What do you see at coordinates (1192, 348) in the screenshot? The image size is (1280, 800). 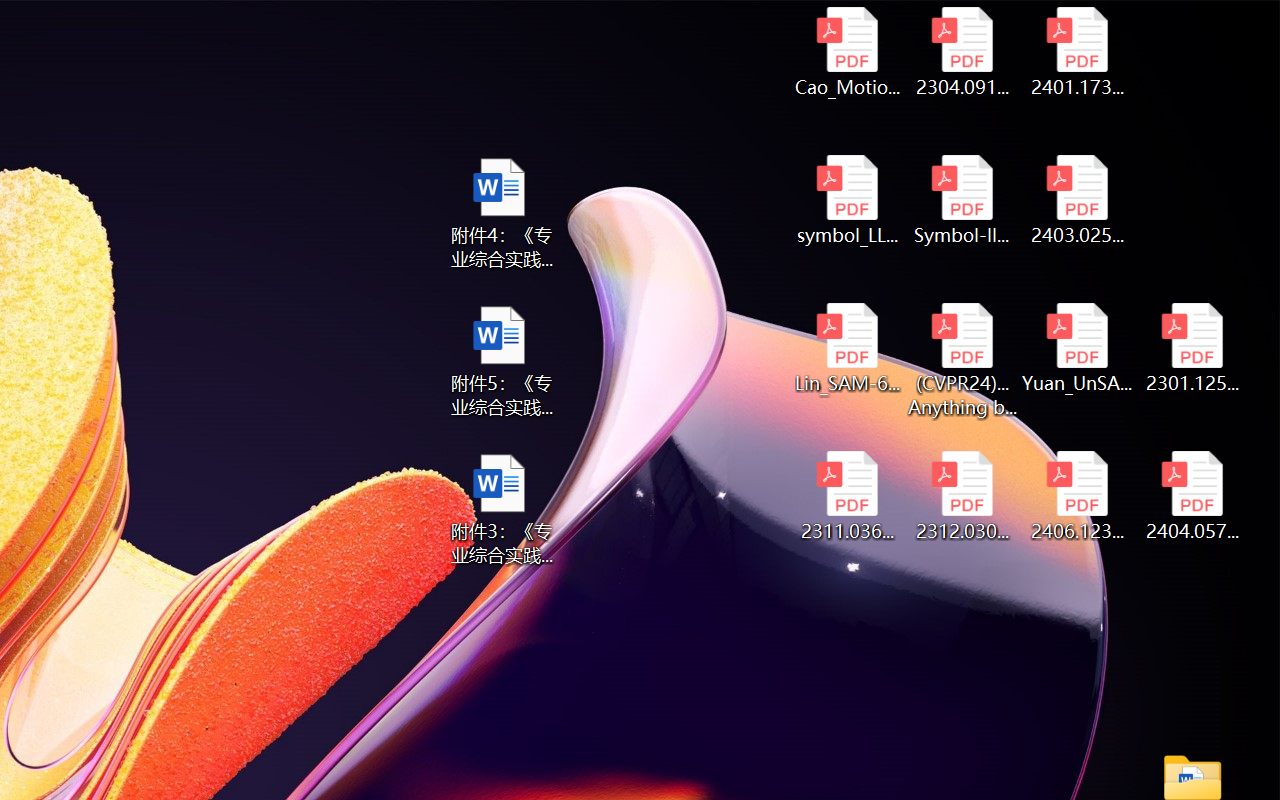 I see `'2301.12597v3.pdf'` at bounding box center [1192, 348].